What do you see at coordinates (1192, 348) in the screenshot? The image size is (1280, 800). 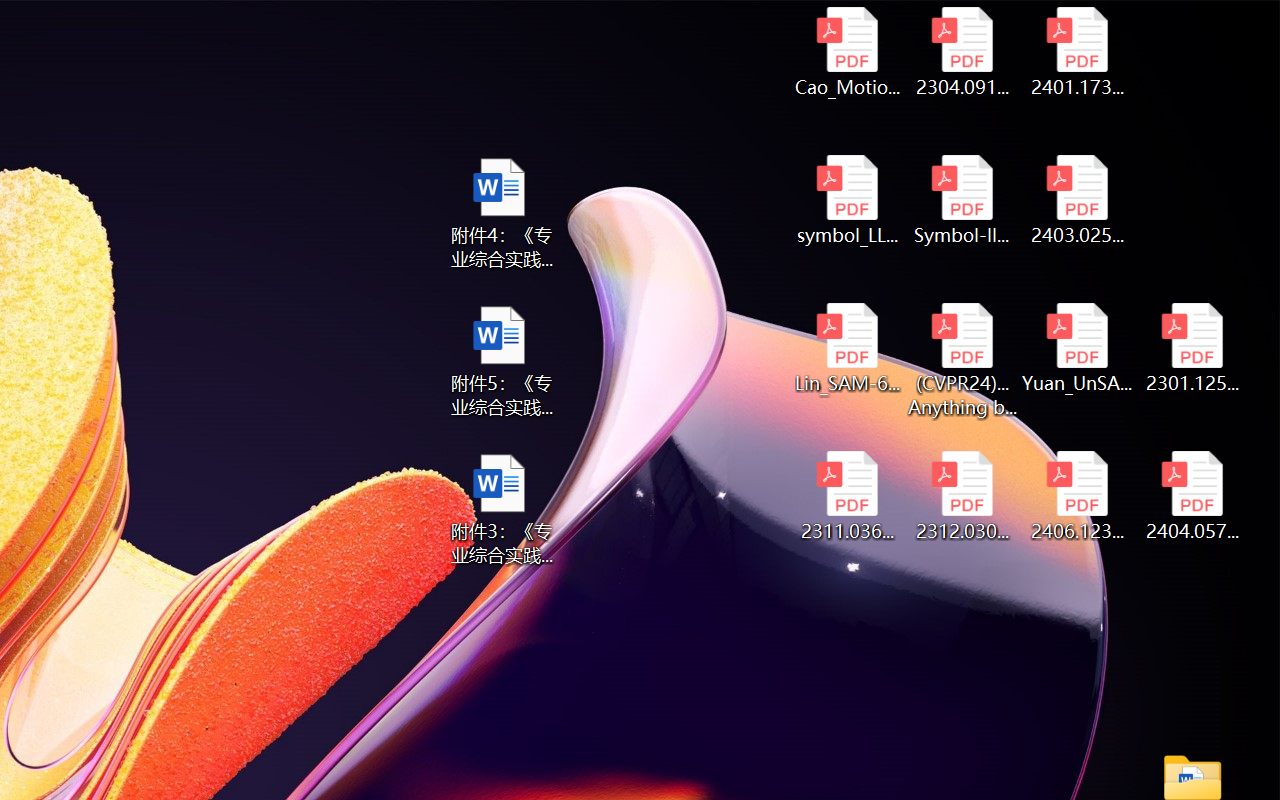 I see `'2301.12597v3.pdf'` at bounding box center [1192, 348].